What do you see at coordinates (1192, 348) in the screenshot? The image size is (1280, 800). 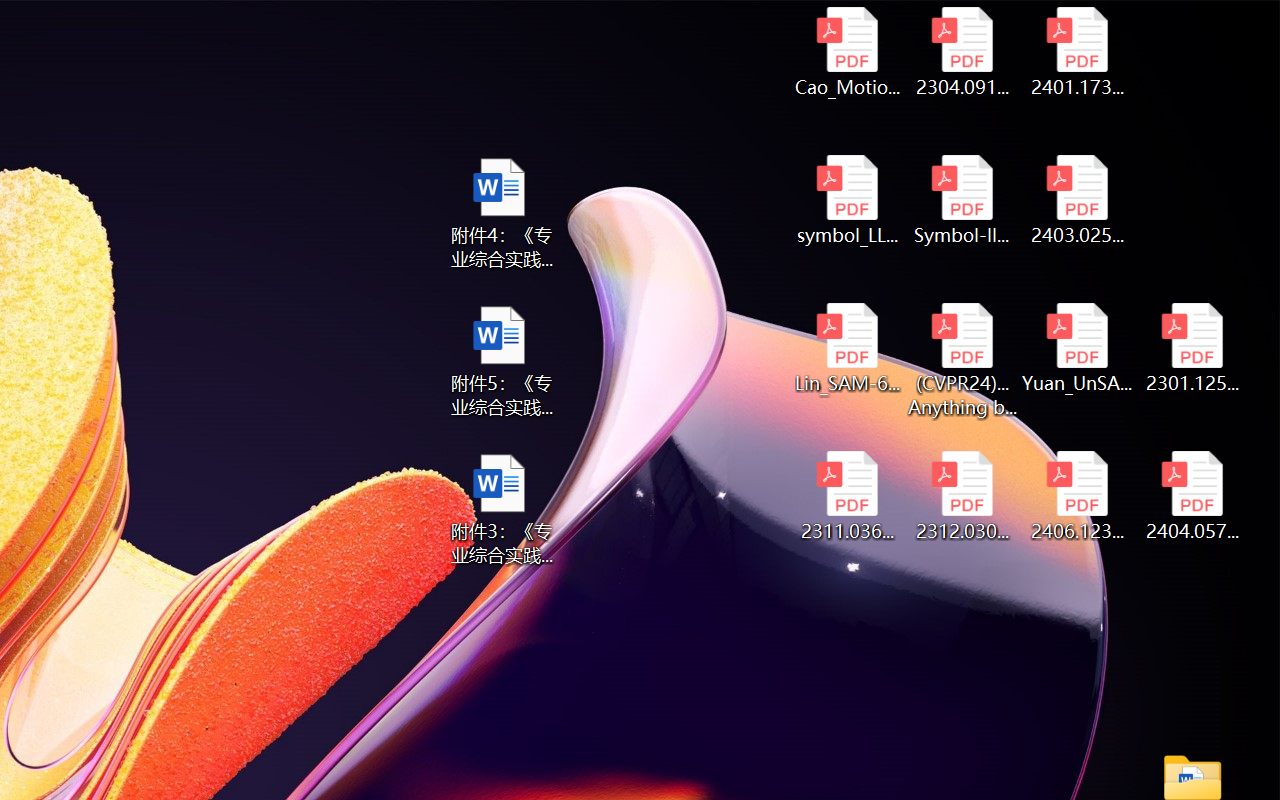 I see `'2301.12597v3.pdf'` at bounding box center [1192, 348].